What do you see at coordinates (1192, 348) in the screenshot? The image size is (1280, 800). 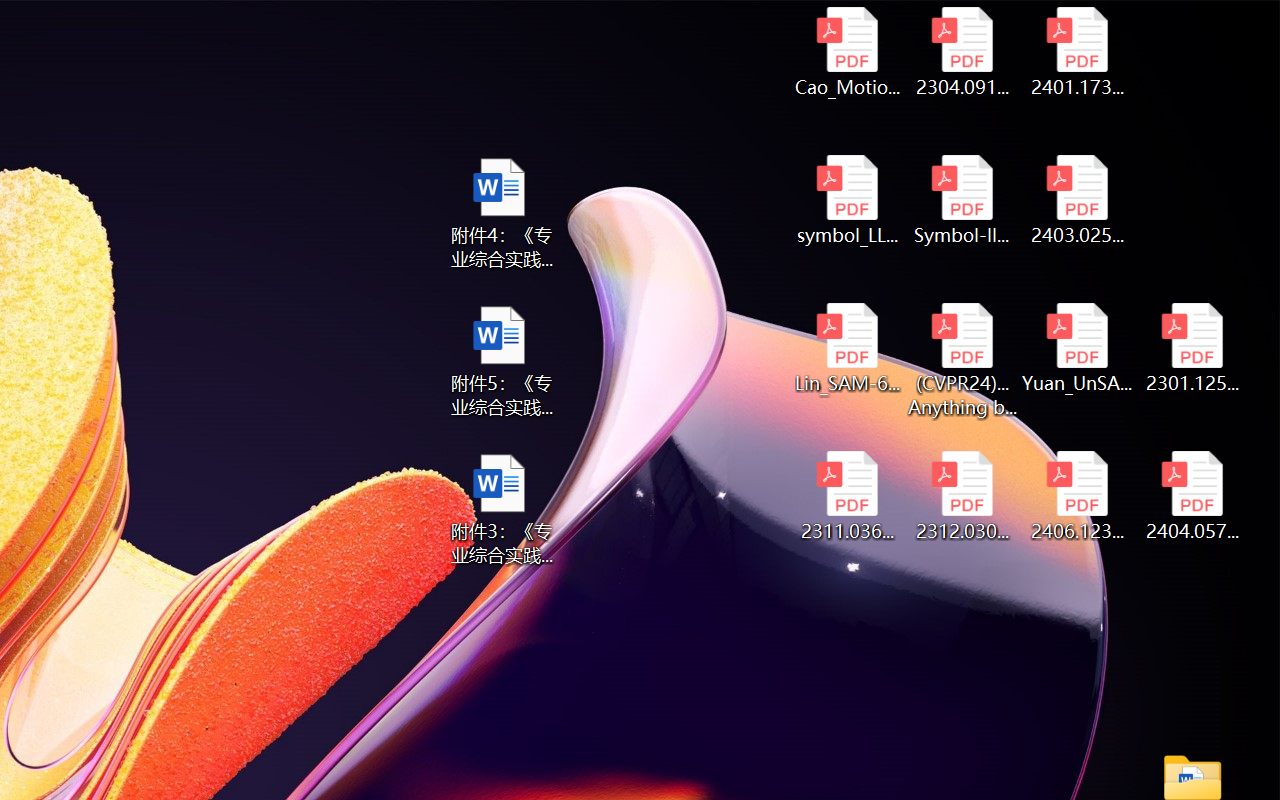 I see `'2301.12597v3.pdf'` at bounding box center [1192, 348].